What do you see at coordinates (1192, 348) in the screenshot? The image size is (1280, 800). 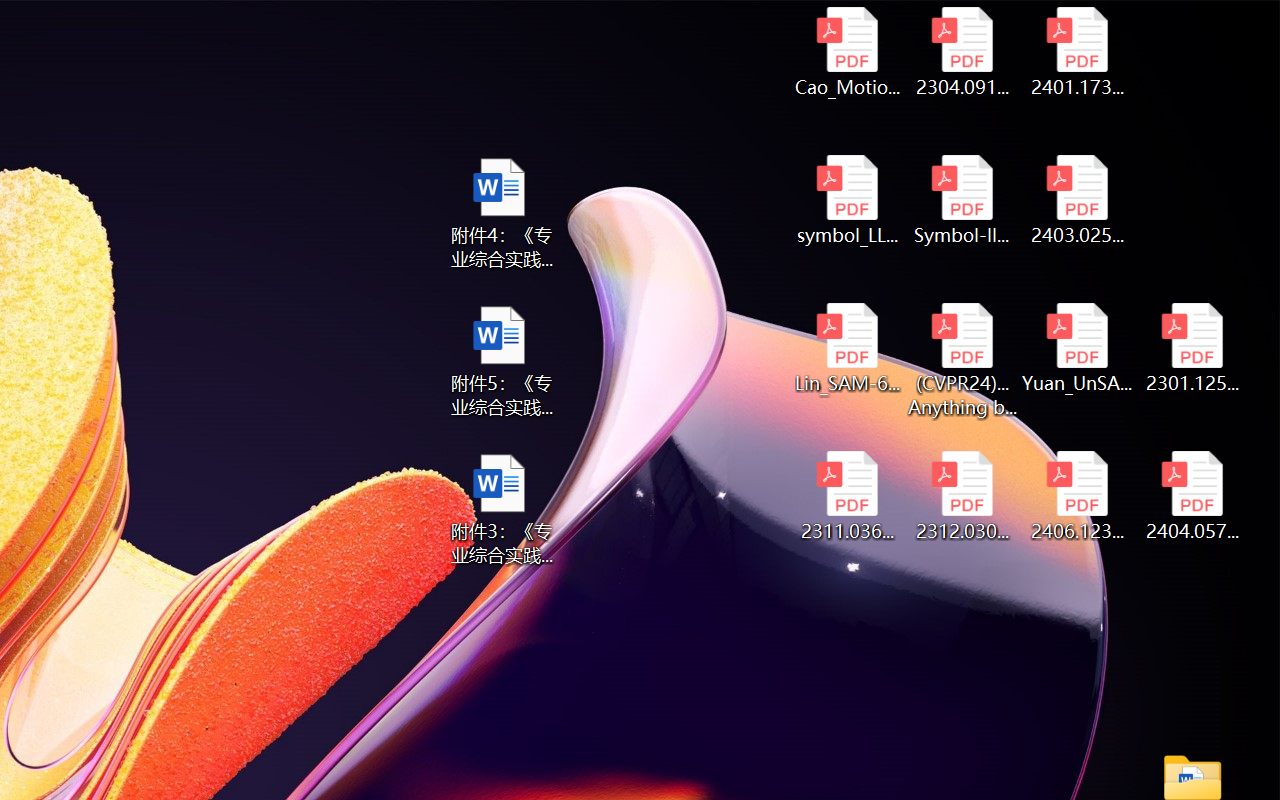 I see `'2301.12597v3.pdf'` at bounding box center [1192, 348].